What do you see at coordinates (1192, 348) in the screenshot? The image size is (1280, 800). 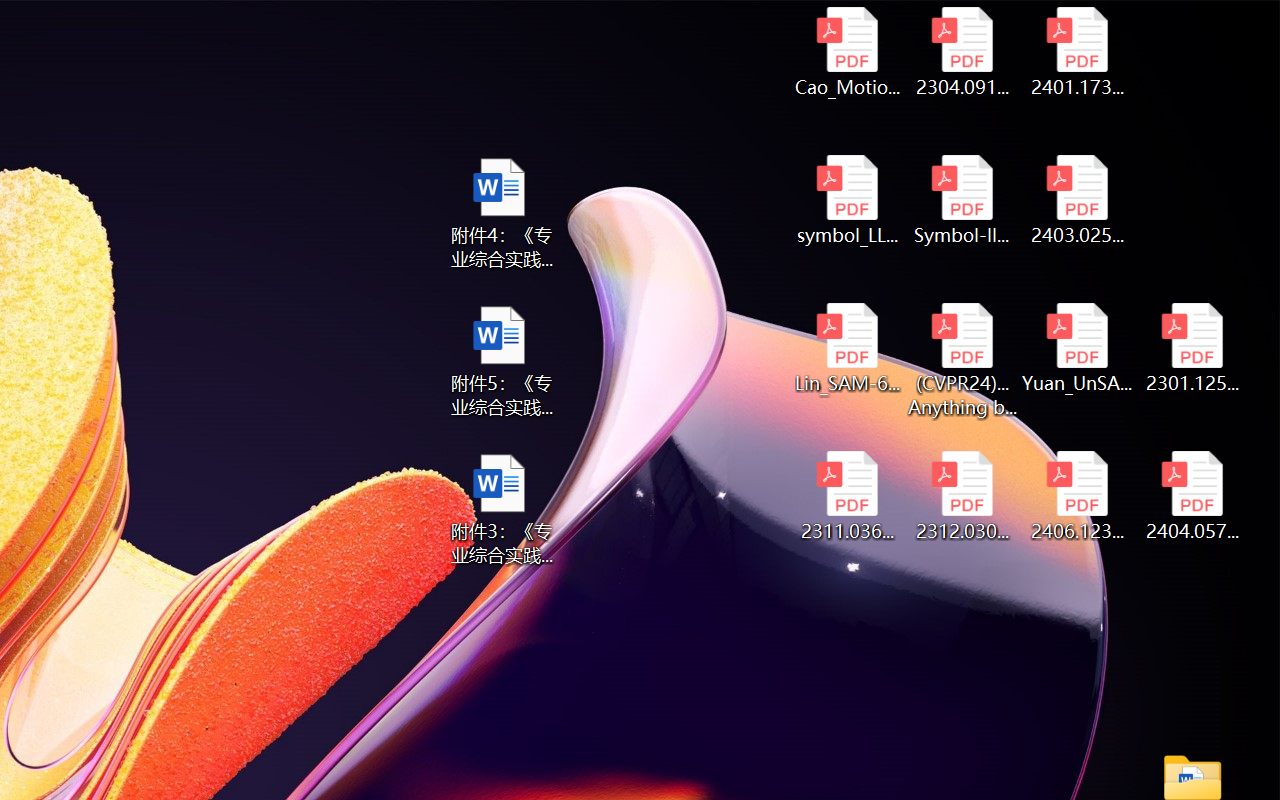 I see `'2301.12597v3.pdf'` at bounding box center [1192, 348].